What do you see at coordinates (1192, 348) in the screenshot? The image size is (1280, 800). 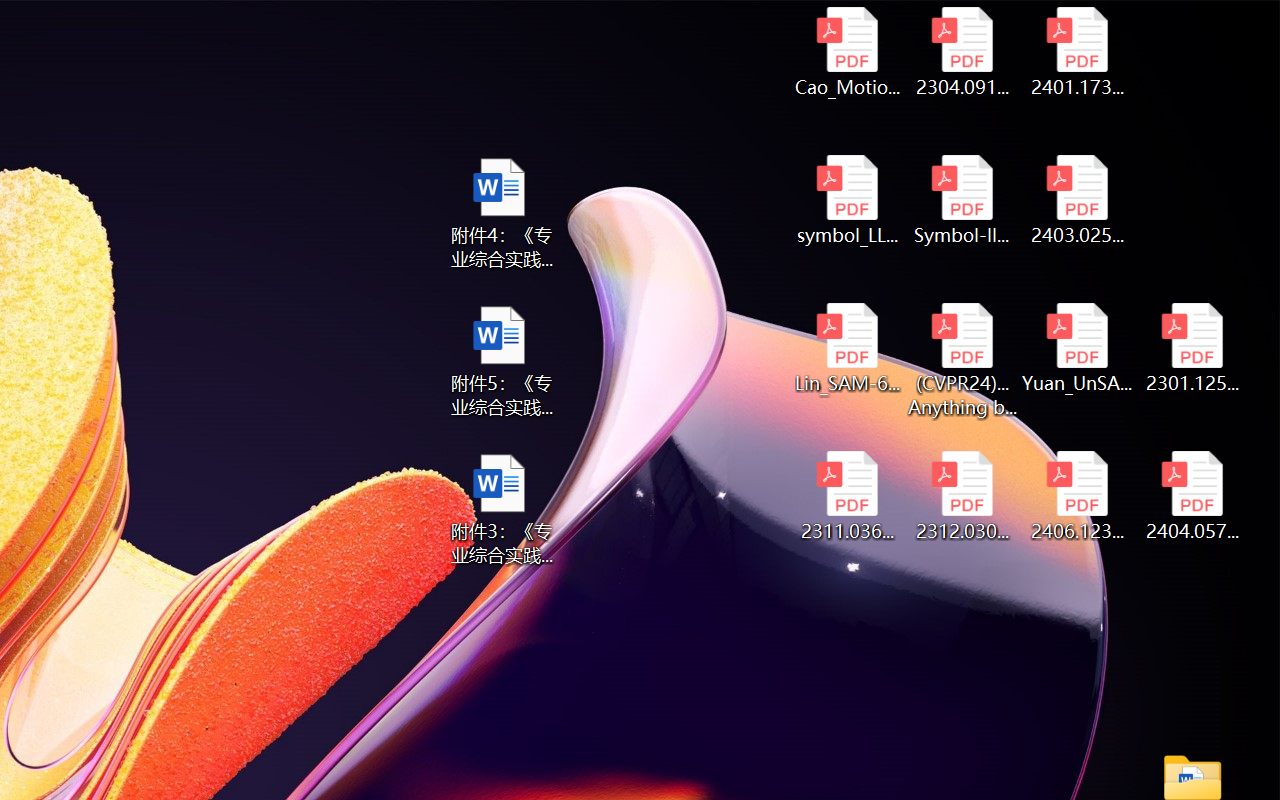 I see `'2301.12597v3.pdf'` at bounding box center [1192, 348].